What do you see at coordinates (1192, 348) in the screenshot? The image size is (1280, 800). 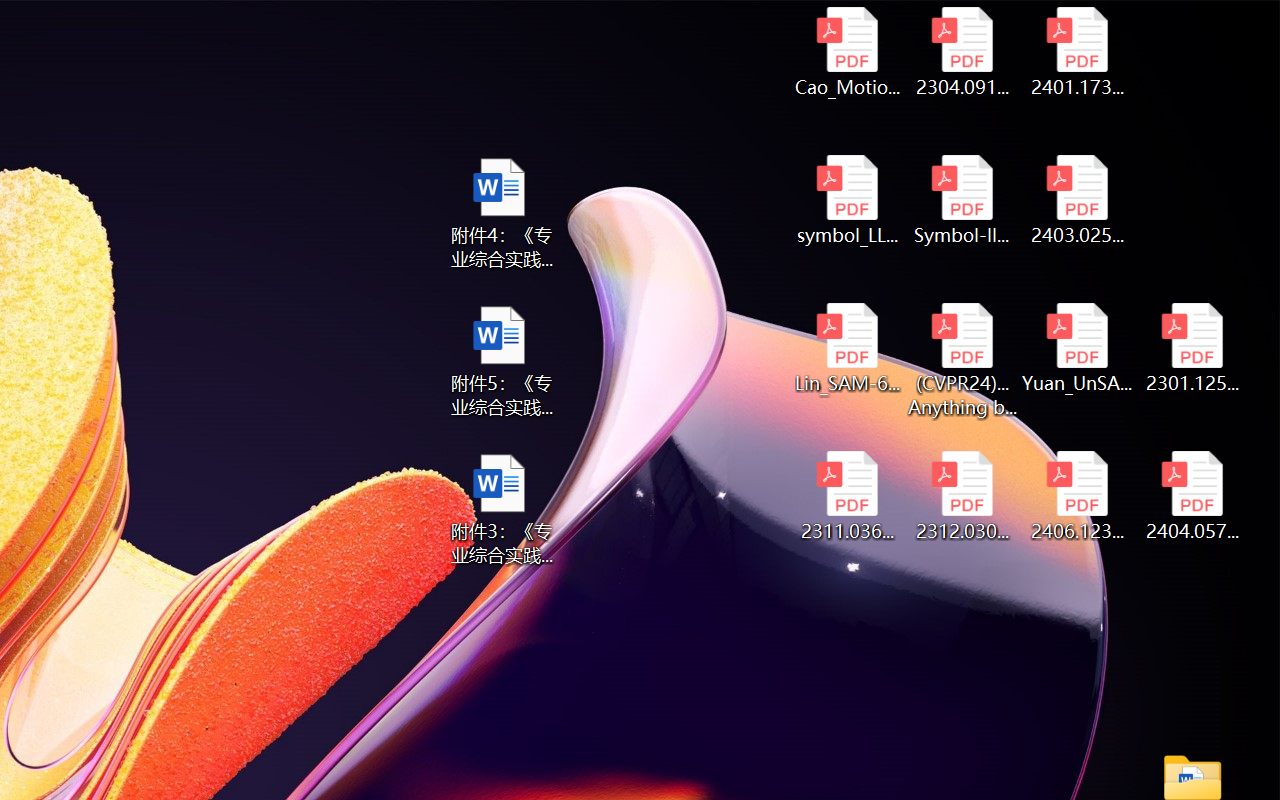 I see `'2301.12597v3.pdf'` at bounding box center [1192, 348].